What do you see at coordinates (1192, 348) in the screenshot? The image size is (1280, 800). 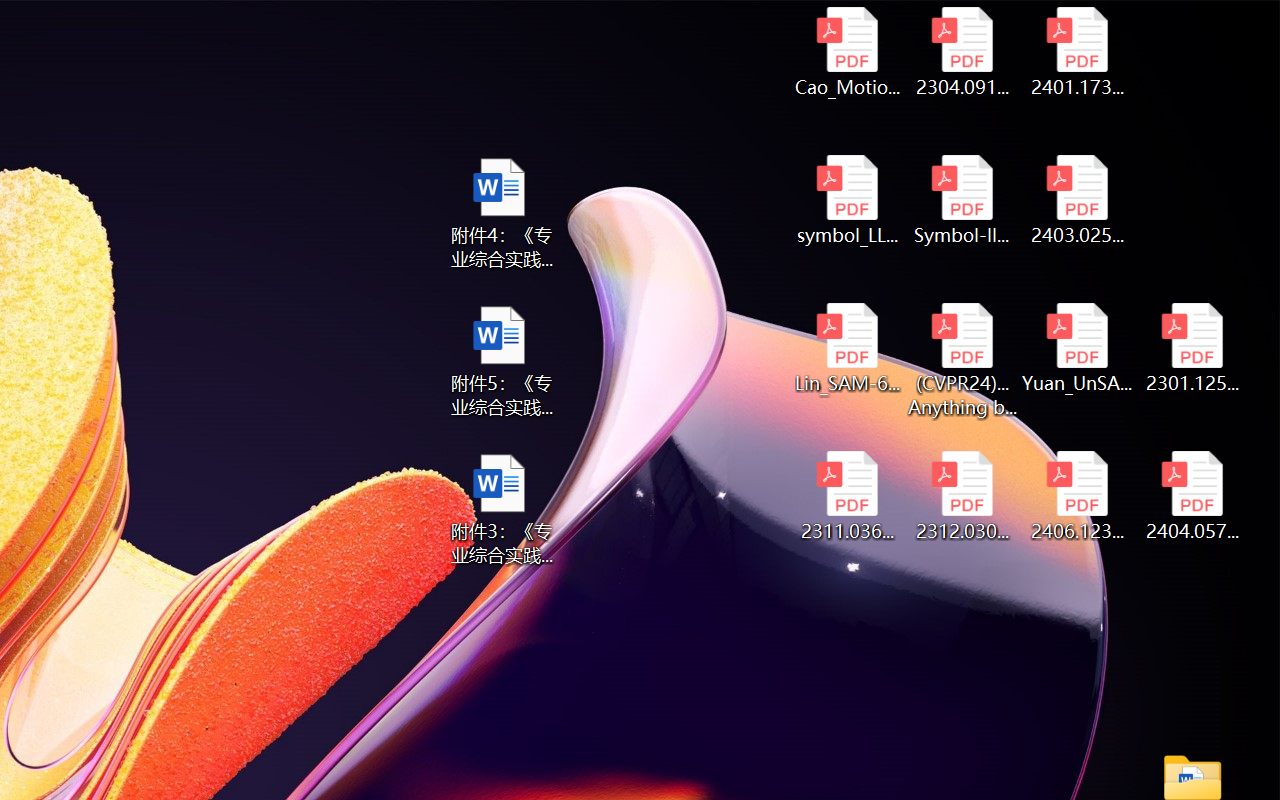 I see `'2301.12597v3.pdf'` at bounding box center [1192, 348].